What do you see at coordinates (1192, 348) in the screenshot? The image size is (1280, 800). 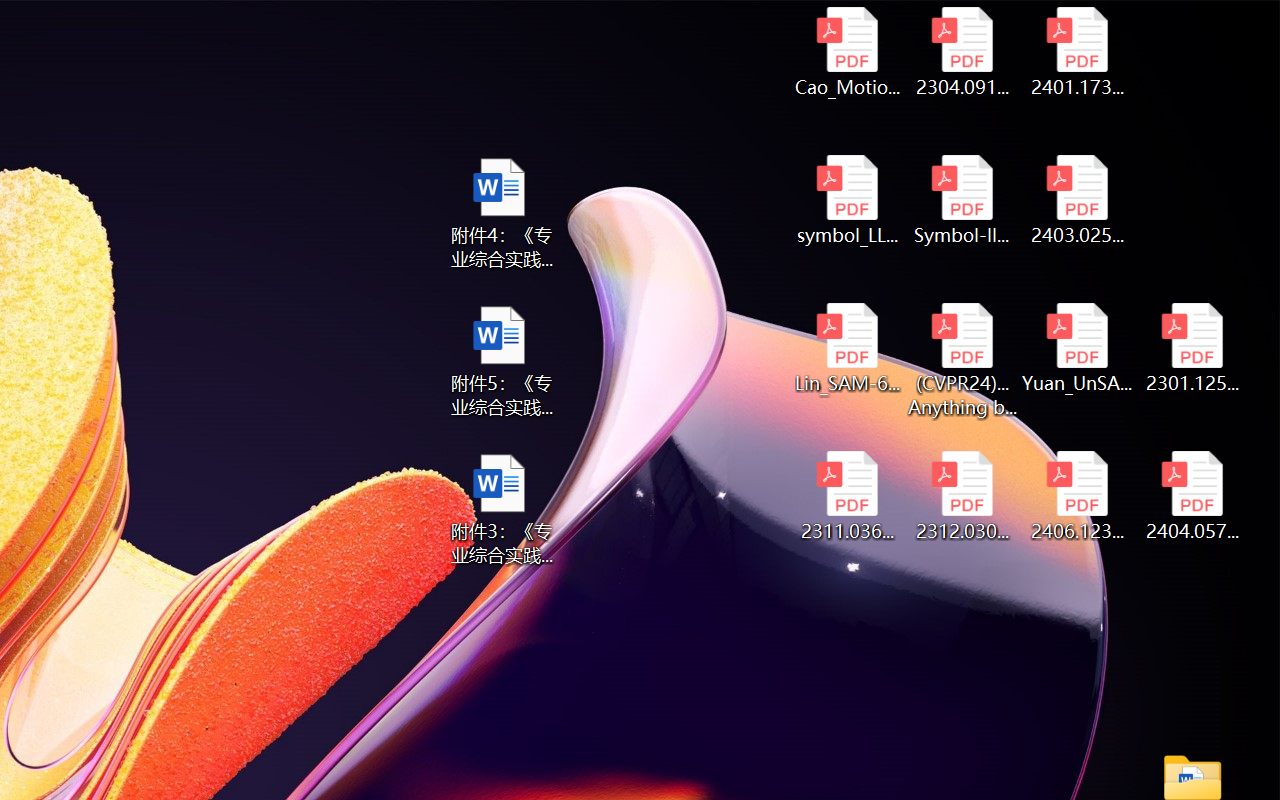 I see `'2301.12597v3.pdf'` at bounding box center [1192, 348].